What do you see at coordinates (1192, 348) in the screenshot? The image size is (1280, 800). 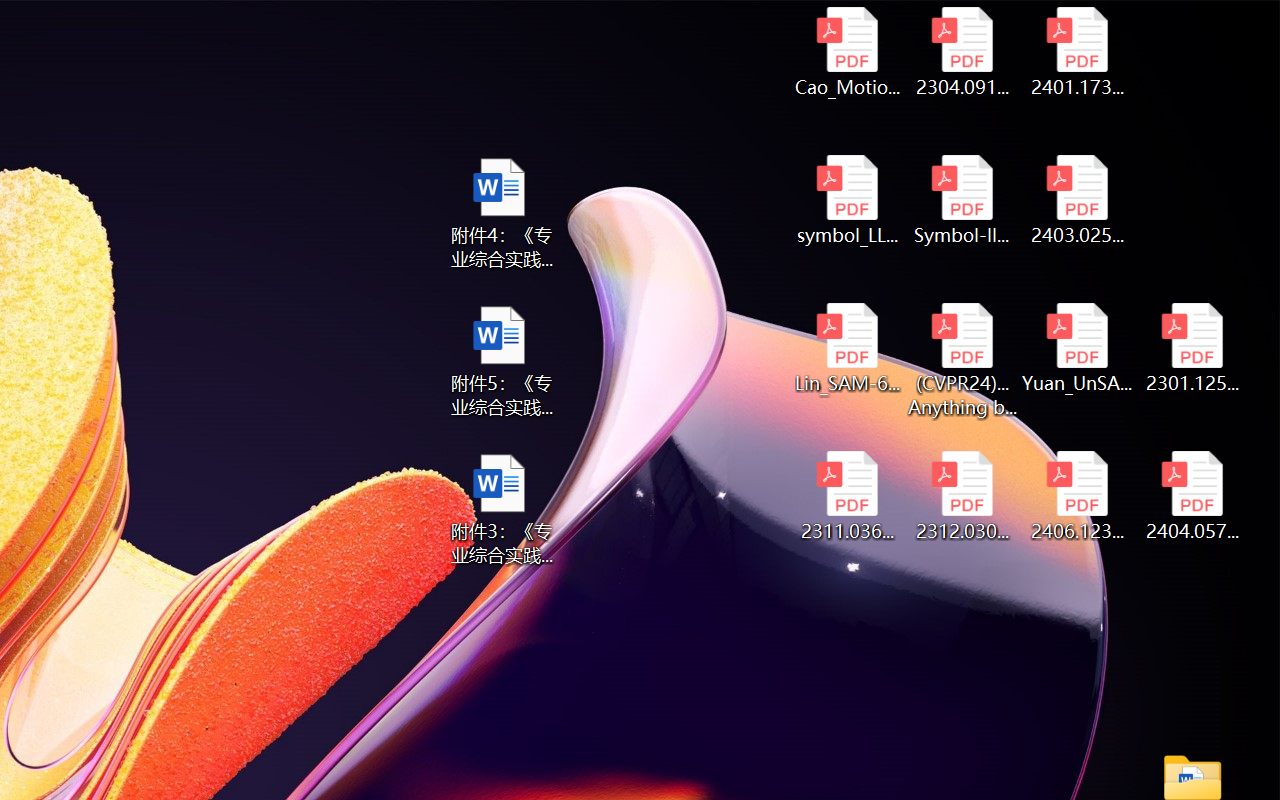 I see `'2301.12597v3.pdf'` at bounding box center [1192, 348].